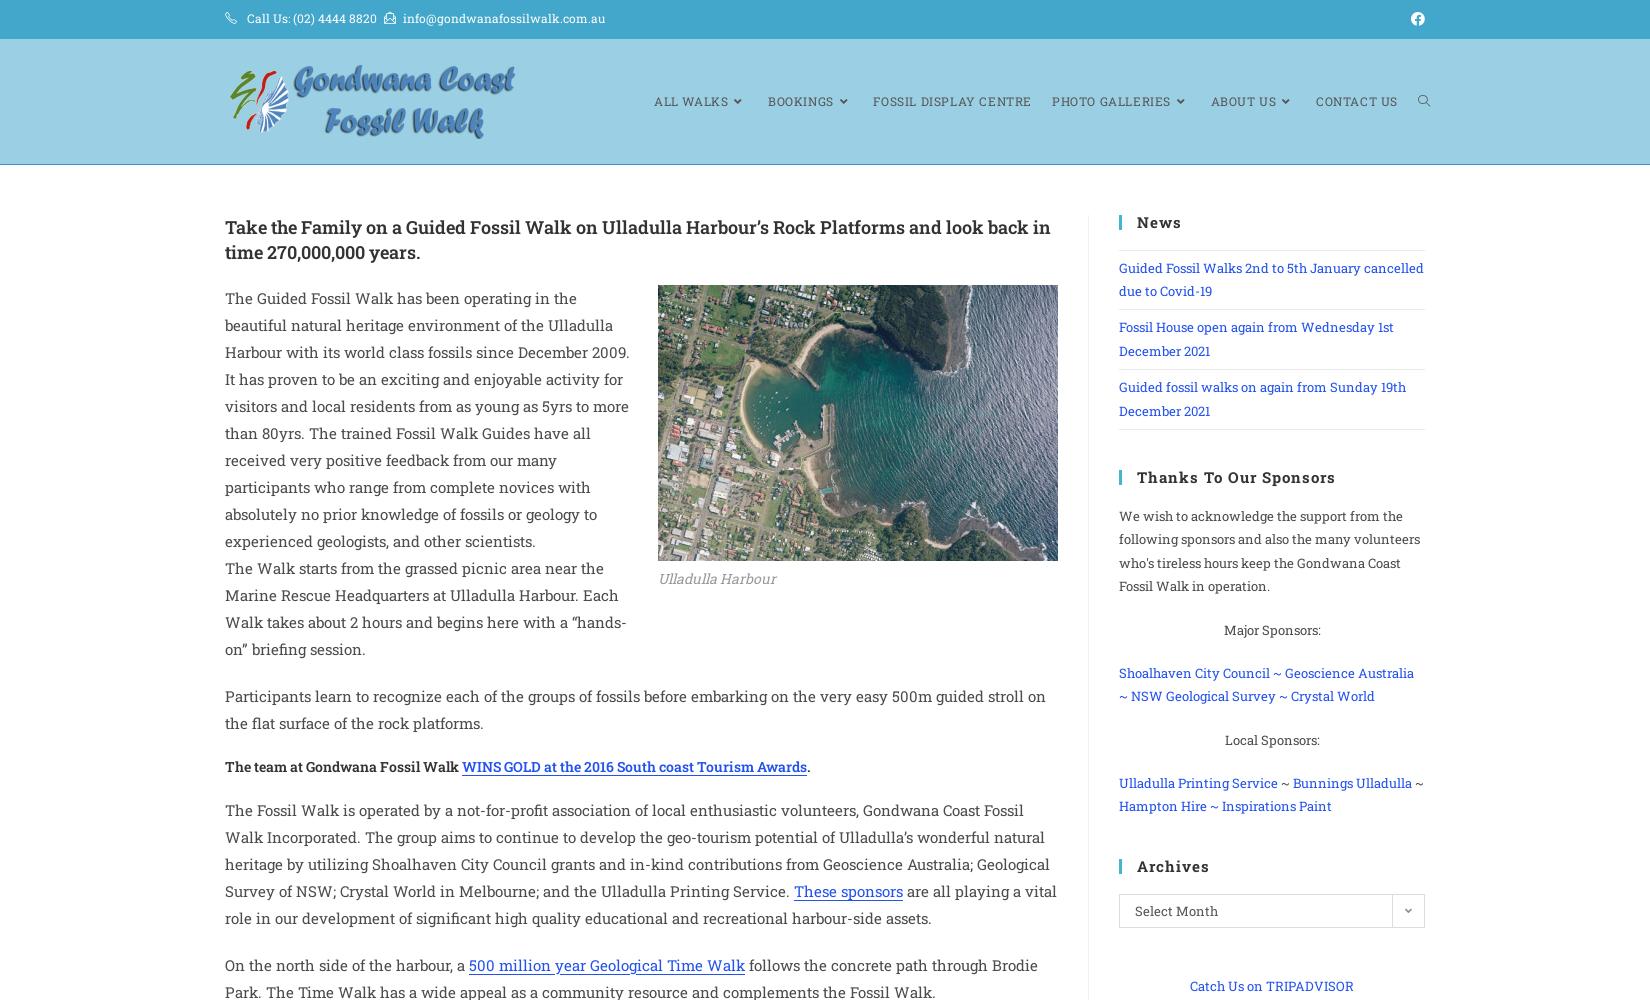 This screenshot has width=1650, height=1000. What do you see at coordinates (1268, 550) in the screenshot?
I see `'We wish to acknowledge the support from the following sponsors and also the many volunteers who's tireless hours keep the Gondwana Coast Fossil Walk in operation.'` at bounding box center [1268, 550].